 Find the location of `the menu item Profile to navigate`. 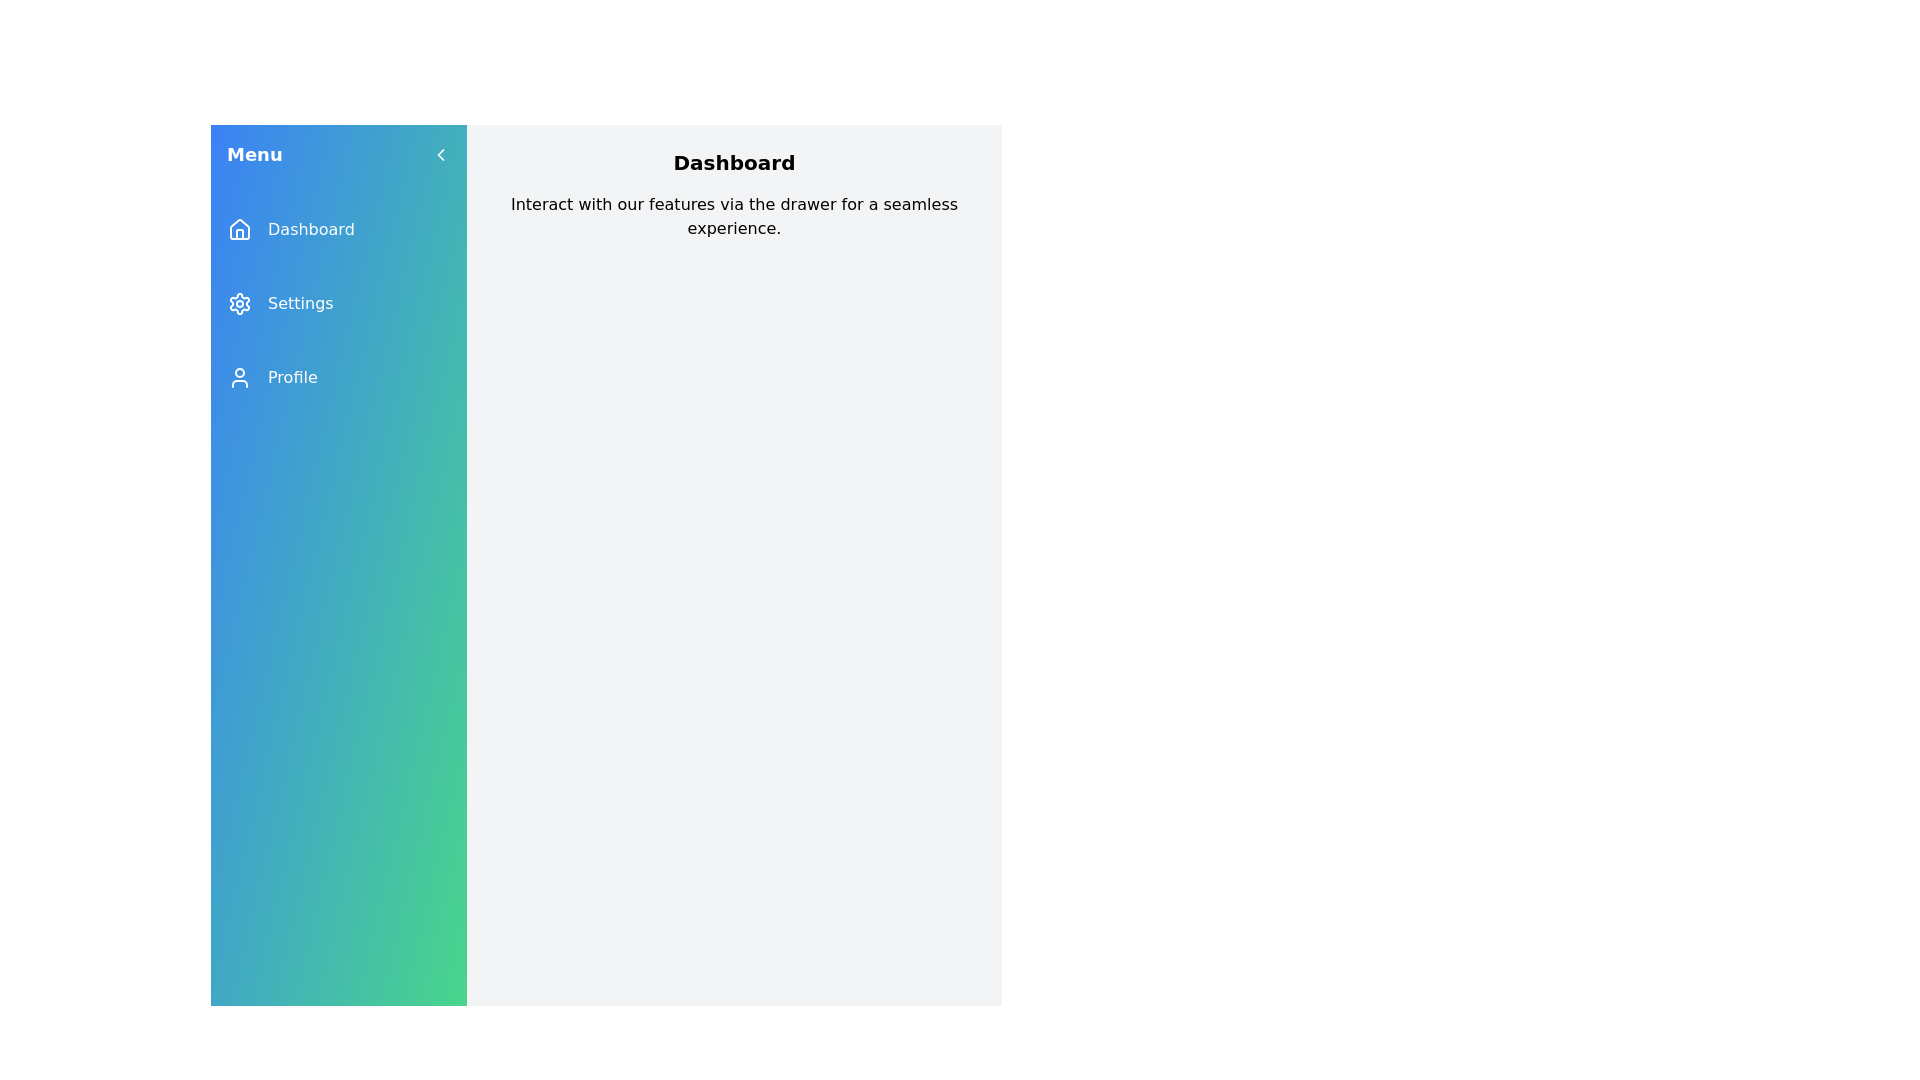

the menu item Profile to navigate is located at coordinates (339, 378).